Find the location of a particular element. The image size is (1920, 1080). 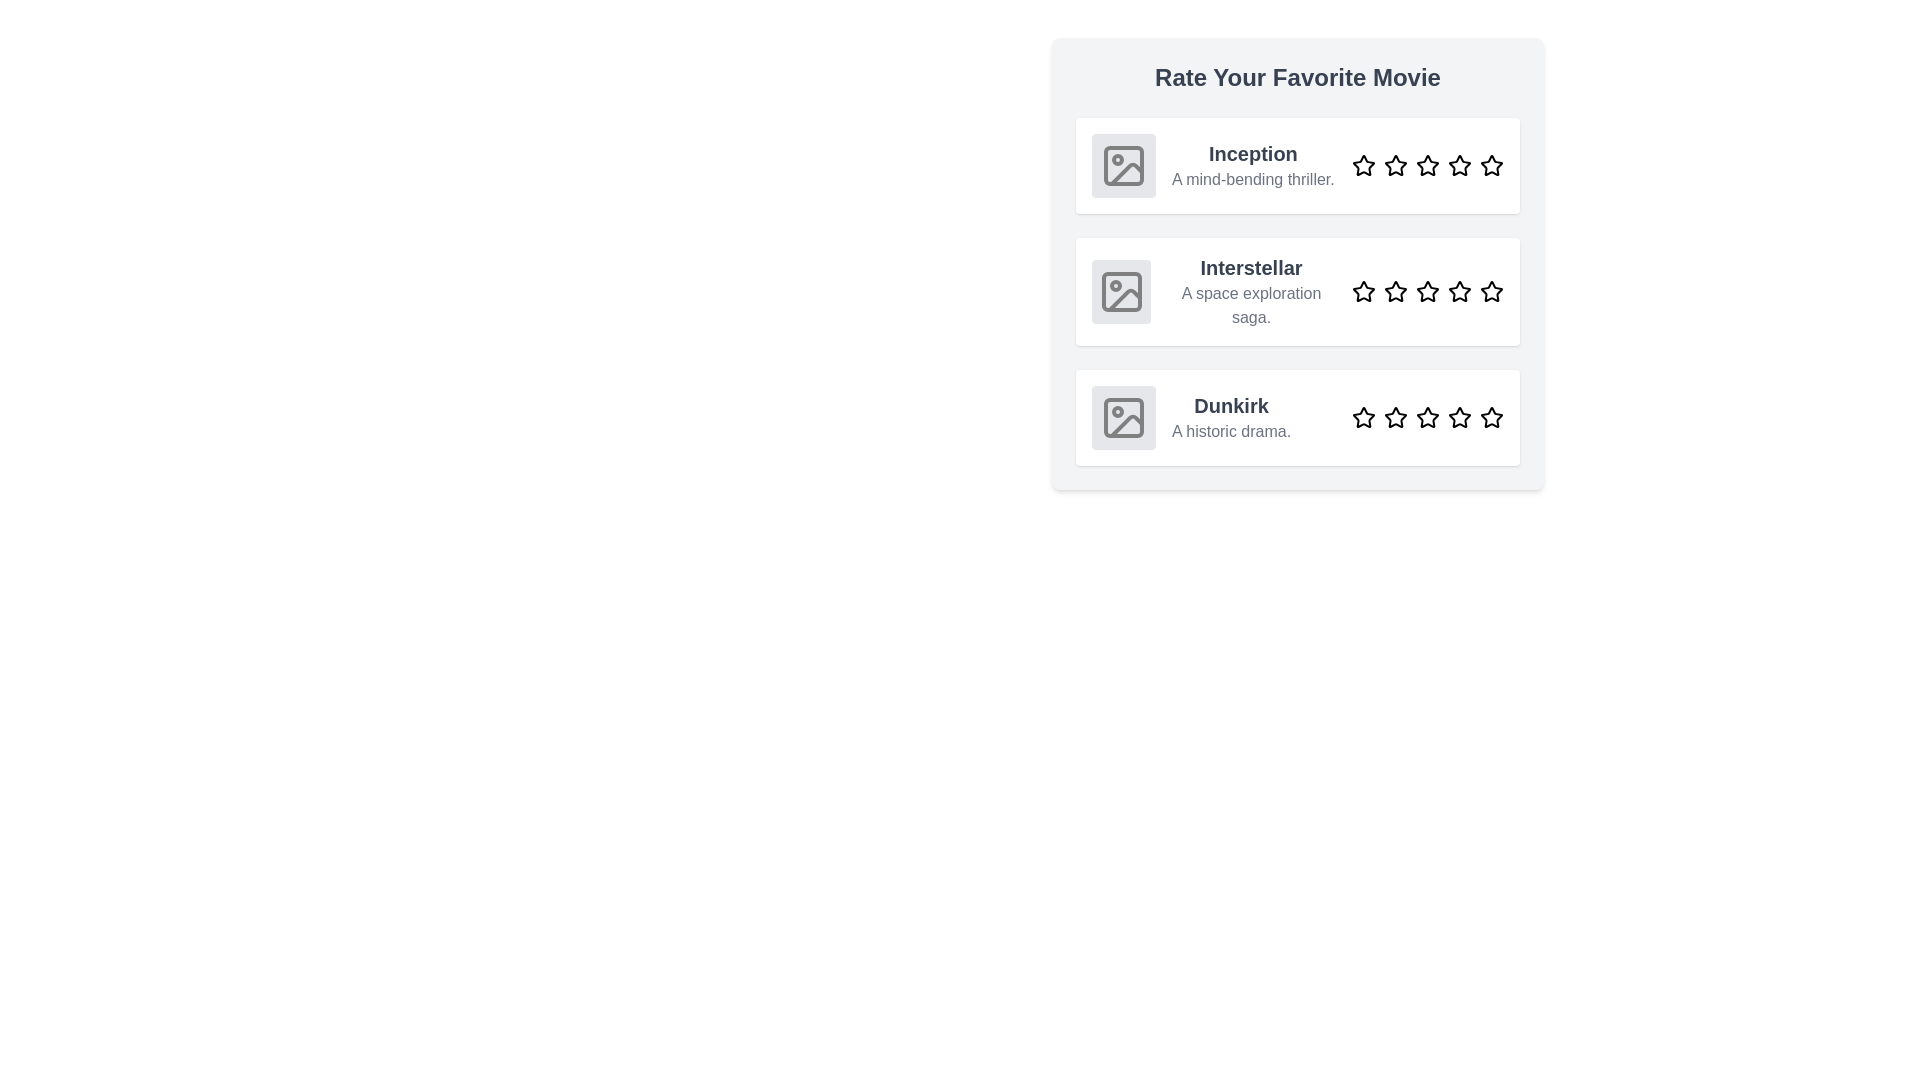

the fifth star icon in the horizontal group of five stars used for rating the movie 'Interstellar' to provide a rating is located at coordinates (1492, 292).